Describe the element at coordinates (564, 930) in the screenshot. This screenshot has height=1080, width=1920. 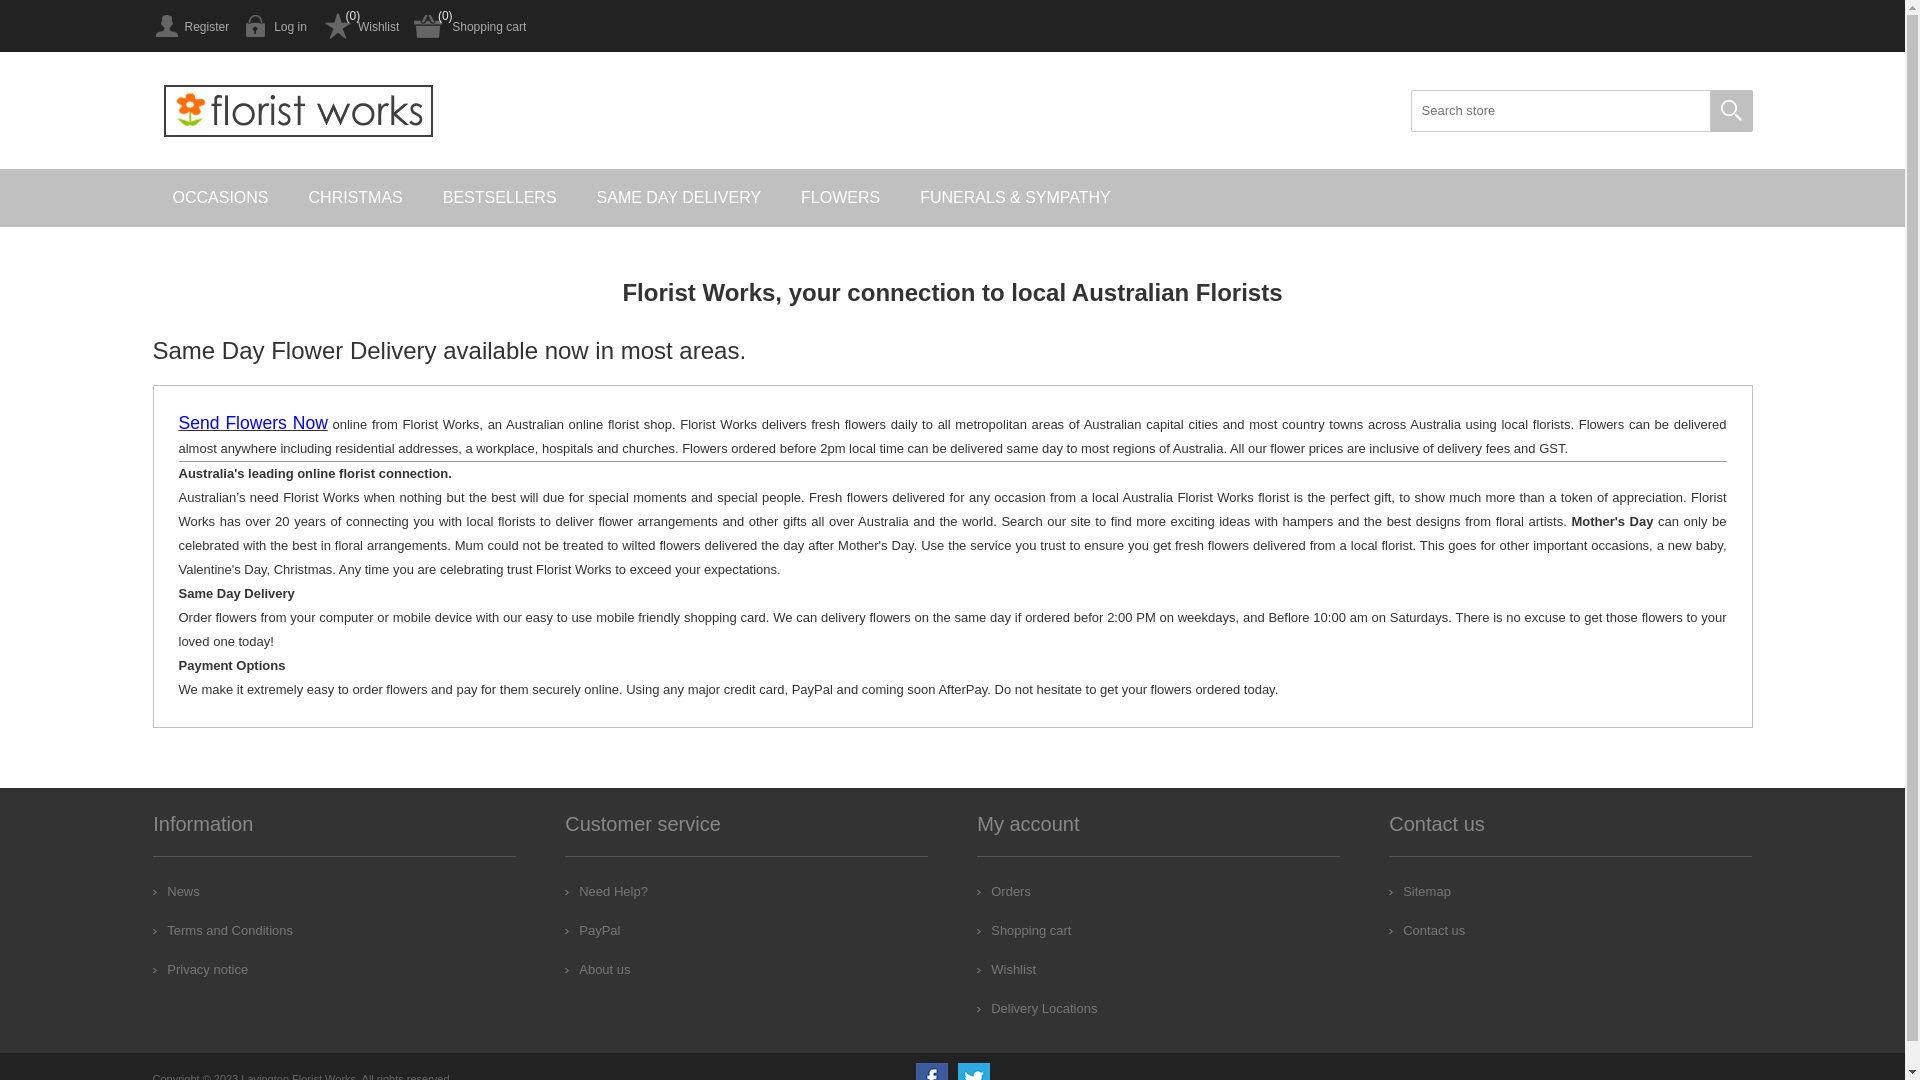
I see `'PayPal'` at that location.